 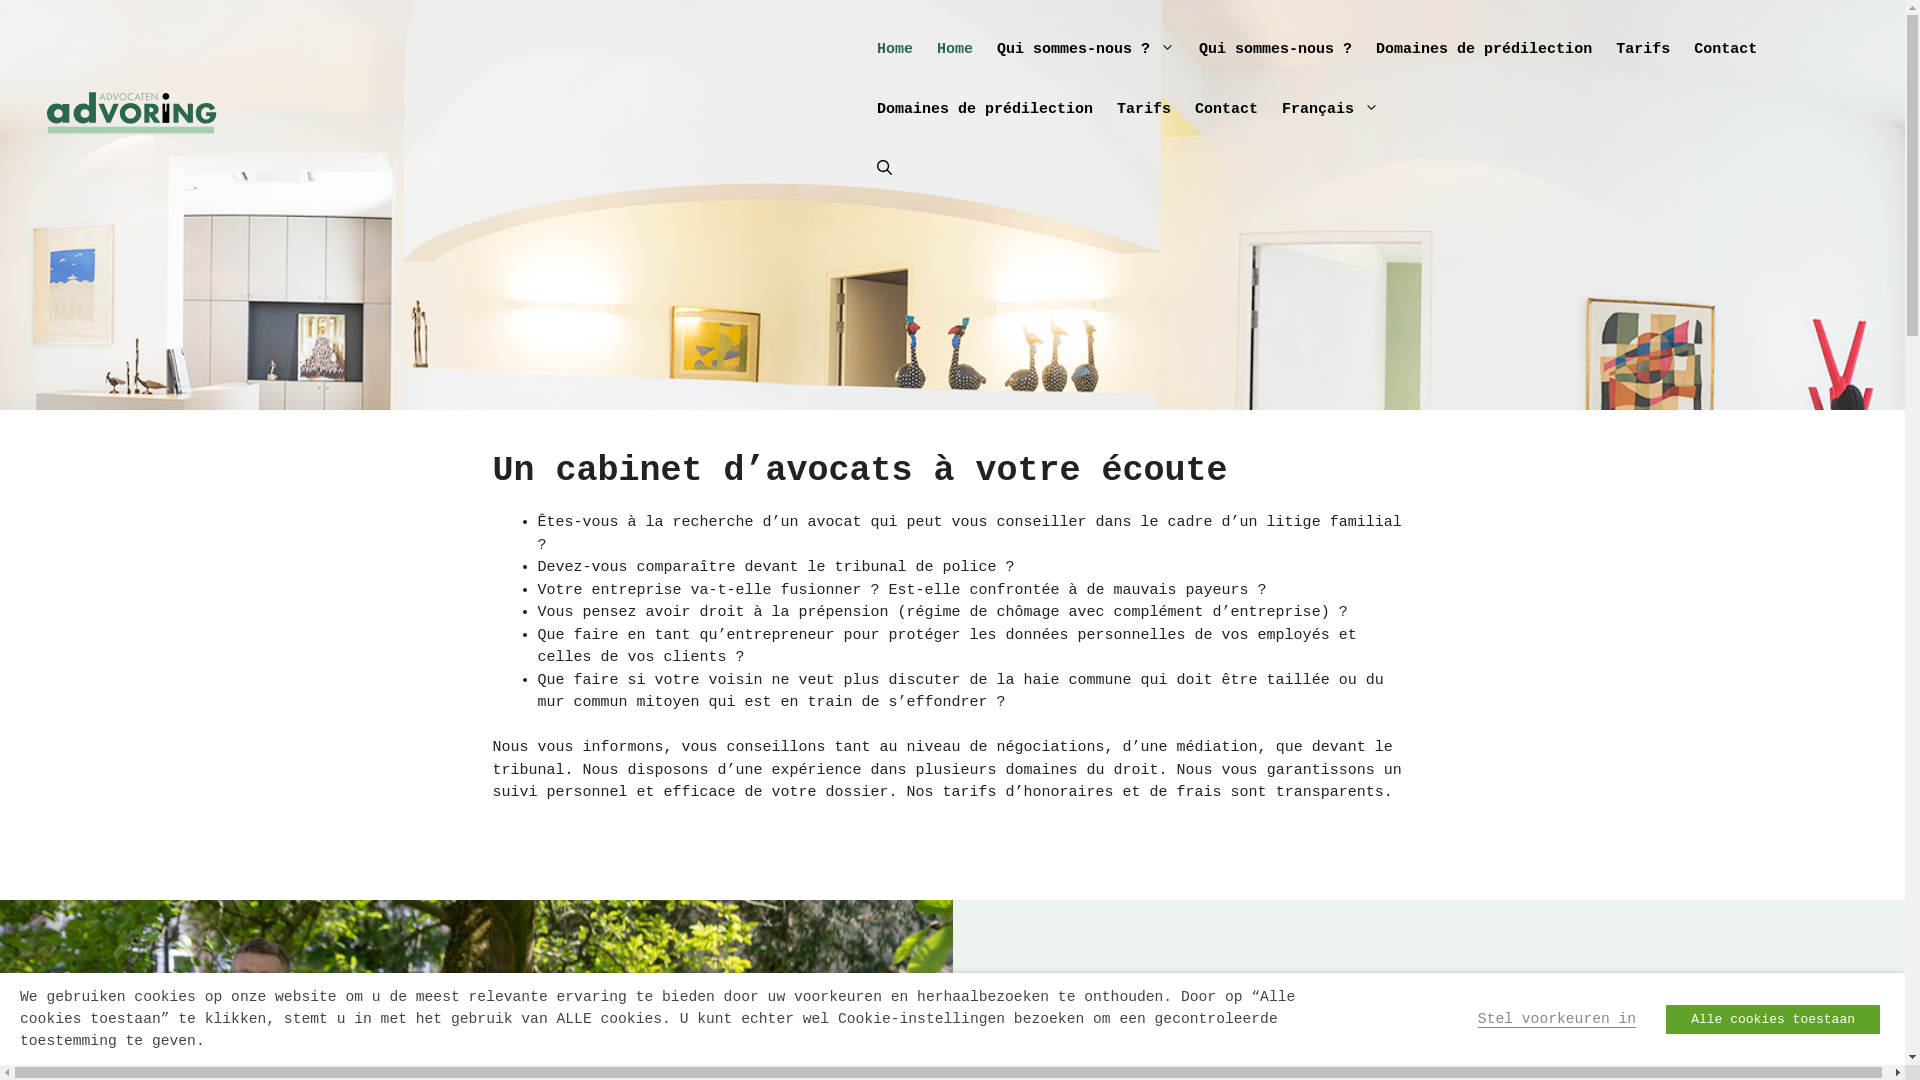 What do you see at coordinates (1724, 49) in the screenshot?
I see `'Contact'` at bounding box center [1724, 49].